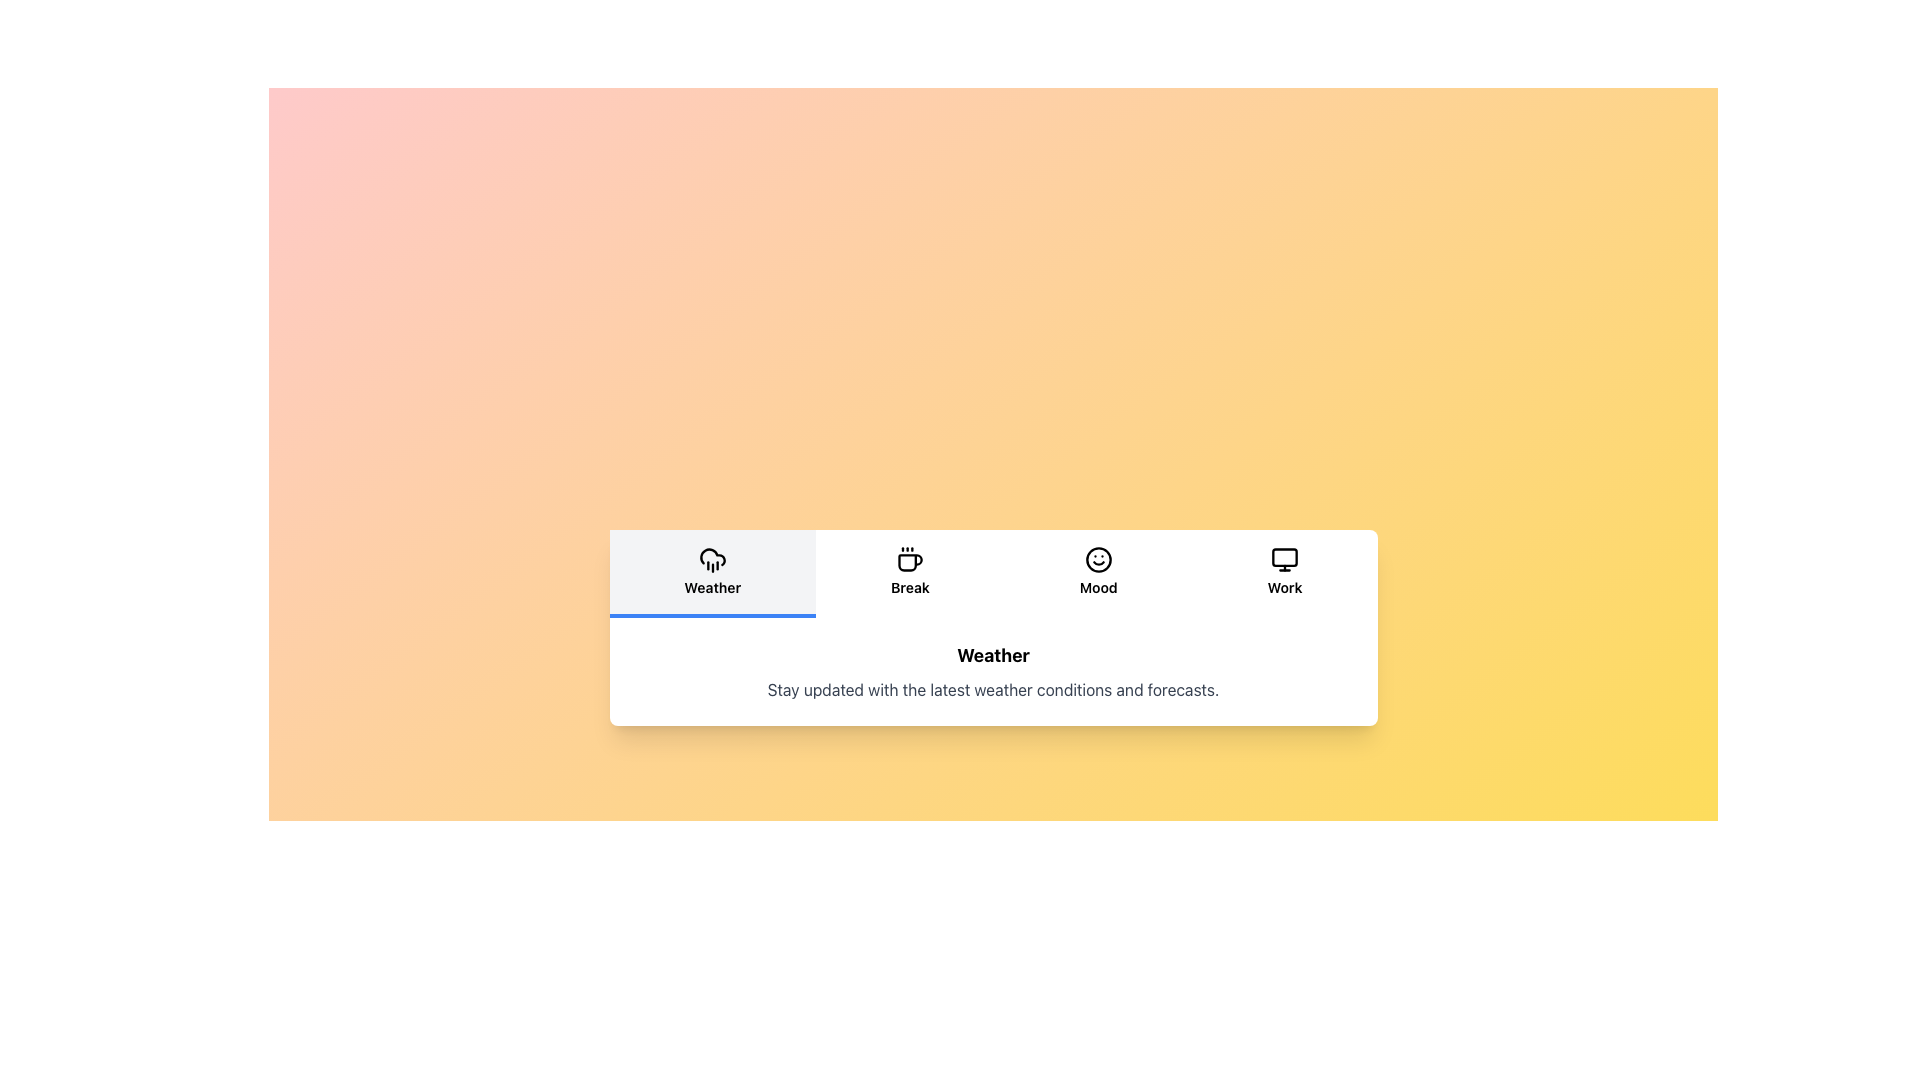 This screenshot has width=1920, height=1080. What do you see at coordinates (712, 571) in the screenshot?
I see `the 'Weather' menu item, which is a button-like element featuring a cloud icon with rain lines and the text 'Weather' below it, located as the first item in a horizontal menu` at bounding box center [712, 571].